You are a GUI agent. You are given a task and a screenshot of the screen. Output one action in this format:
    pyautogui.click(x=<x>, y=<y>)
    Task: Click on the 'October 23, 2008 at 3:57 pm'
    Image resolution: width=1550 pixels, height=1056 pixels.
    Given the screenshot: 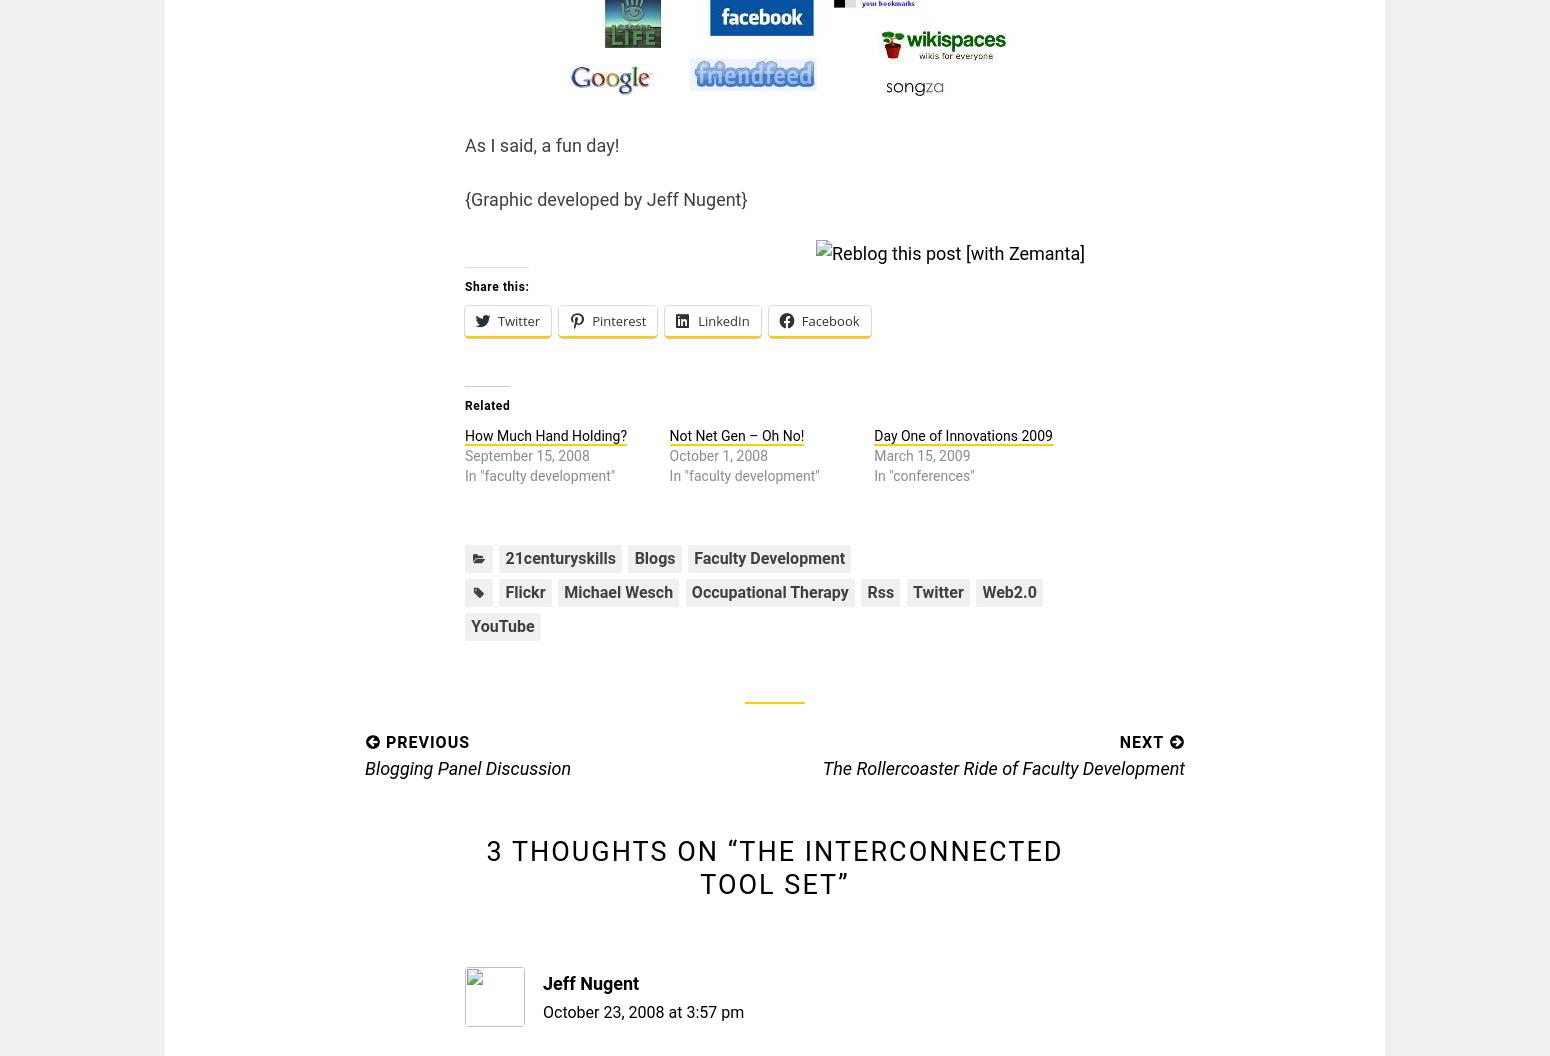 What is the action you would take?
    pyautogui.click(x=642, y=1011)
    